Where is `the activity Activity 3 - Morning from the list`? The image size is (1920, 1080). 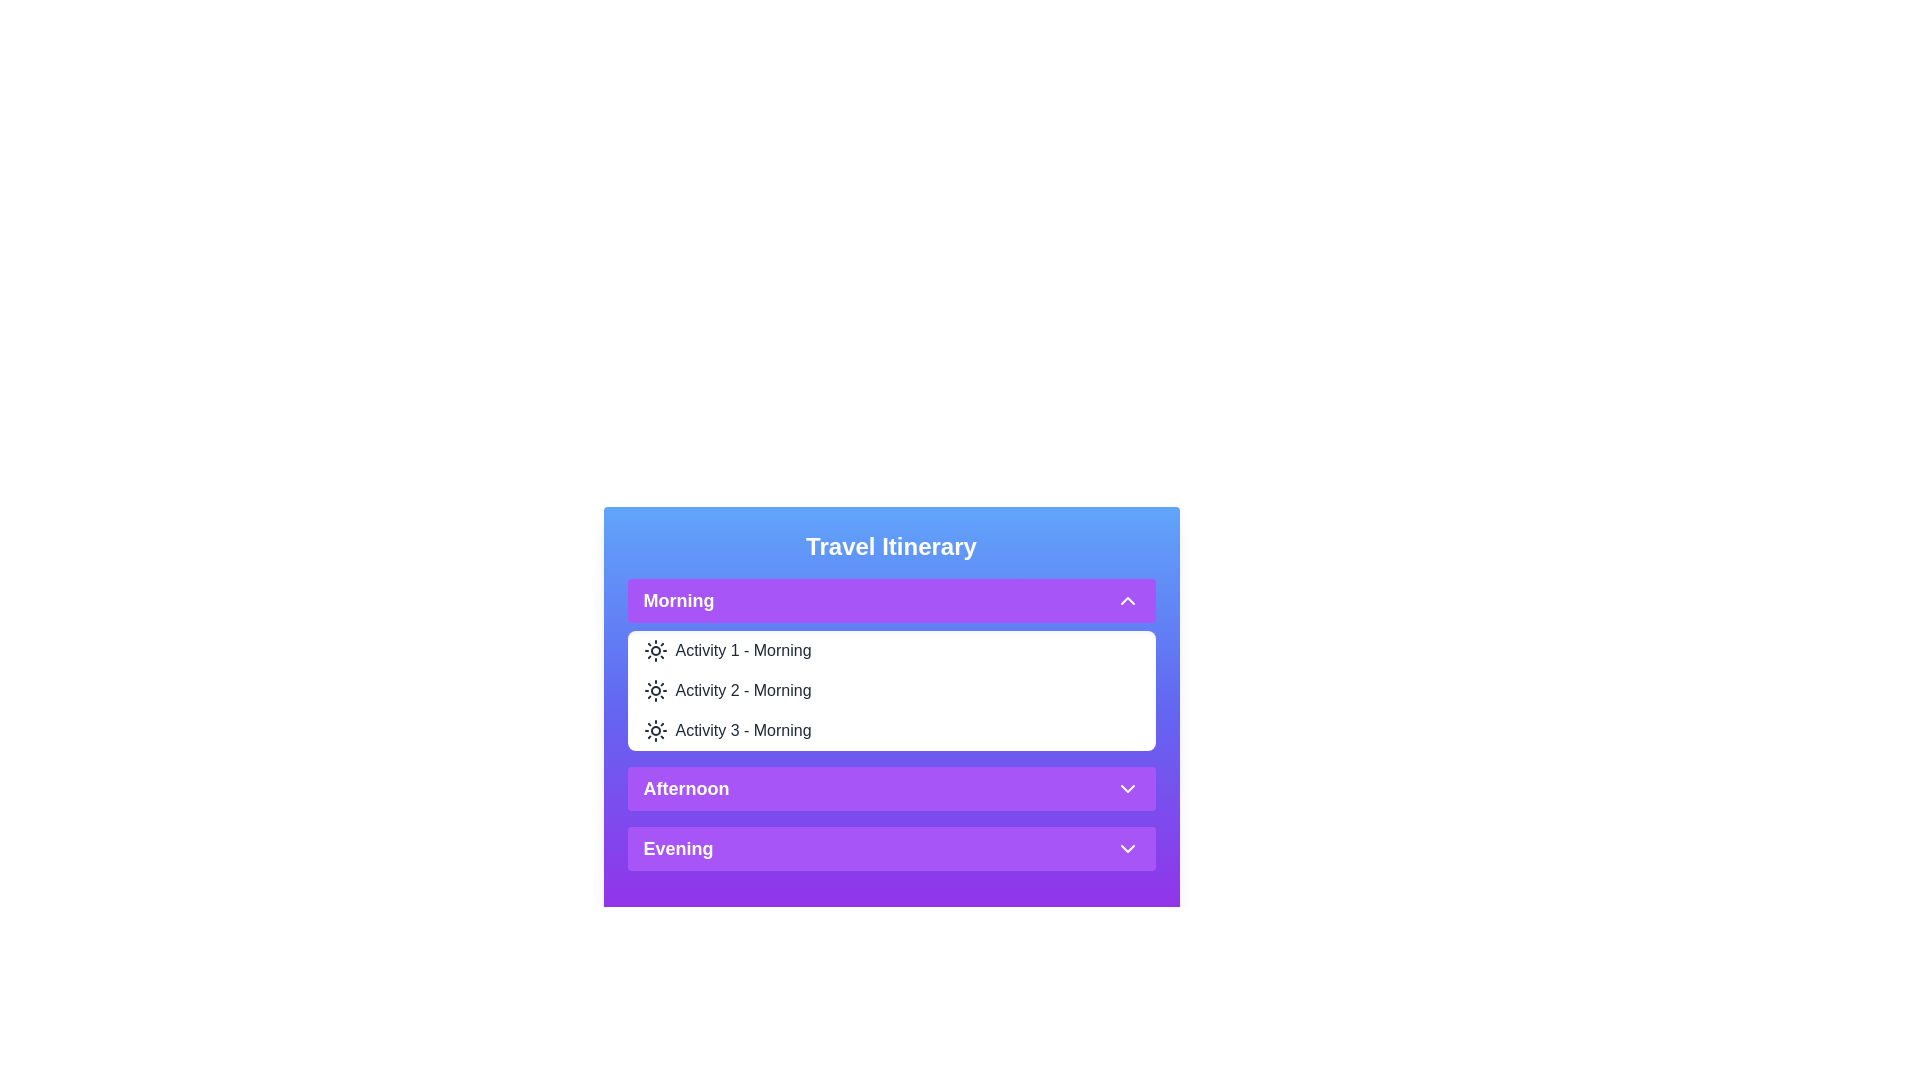
the activity Activity 3 - Morning from the list is located at coordinates (742, 731).